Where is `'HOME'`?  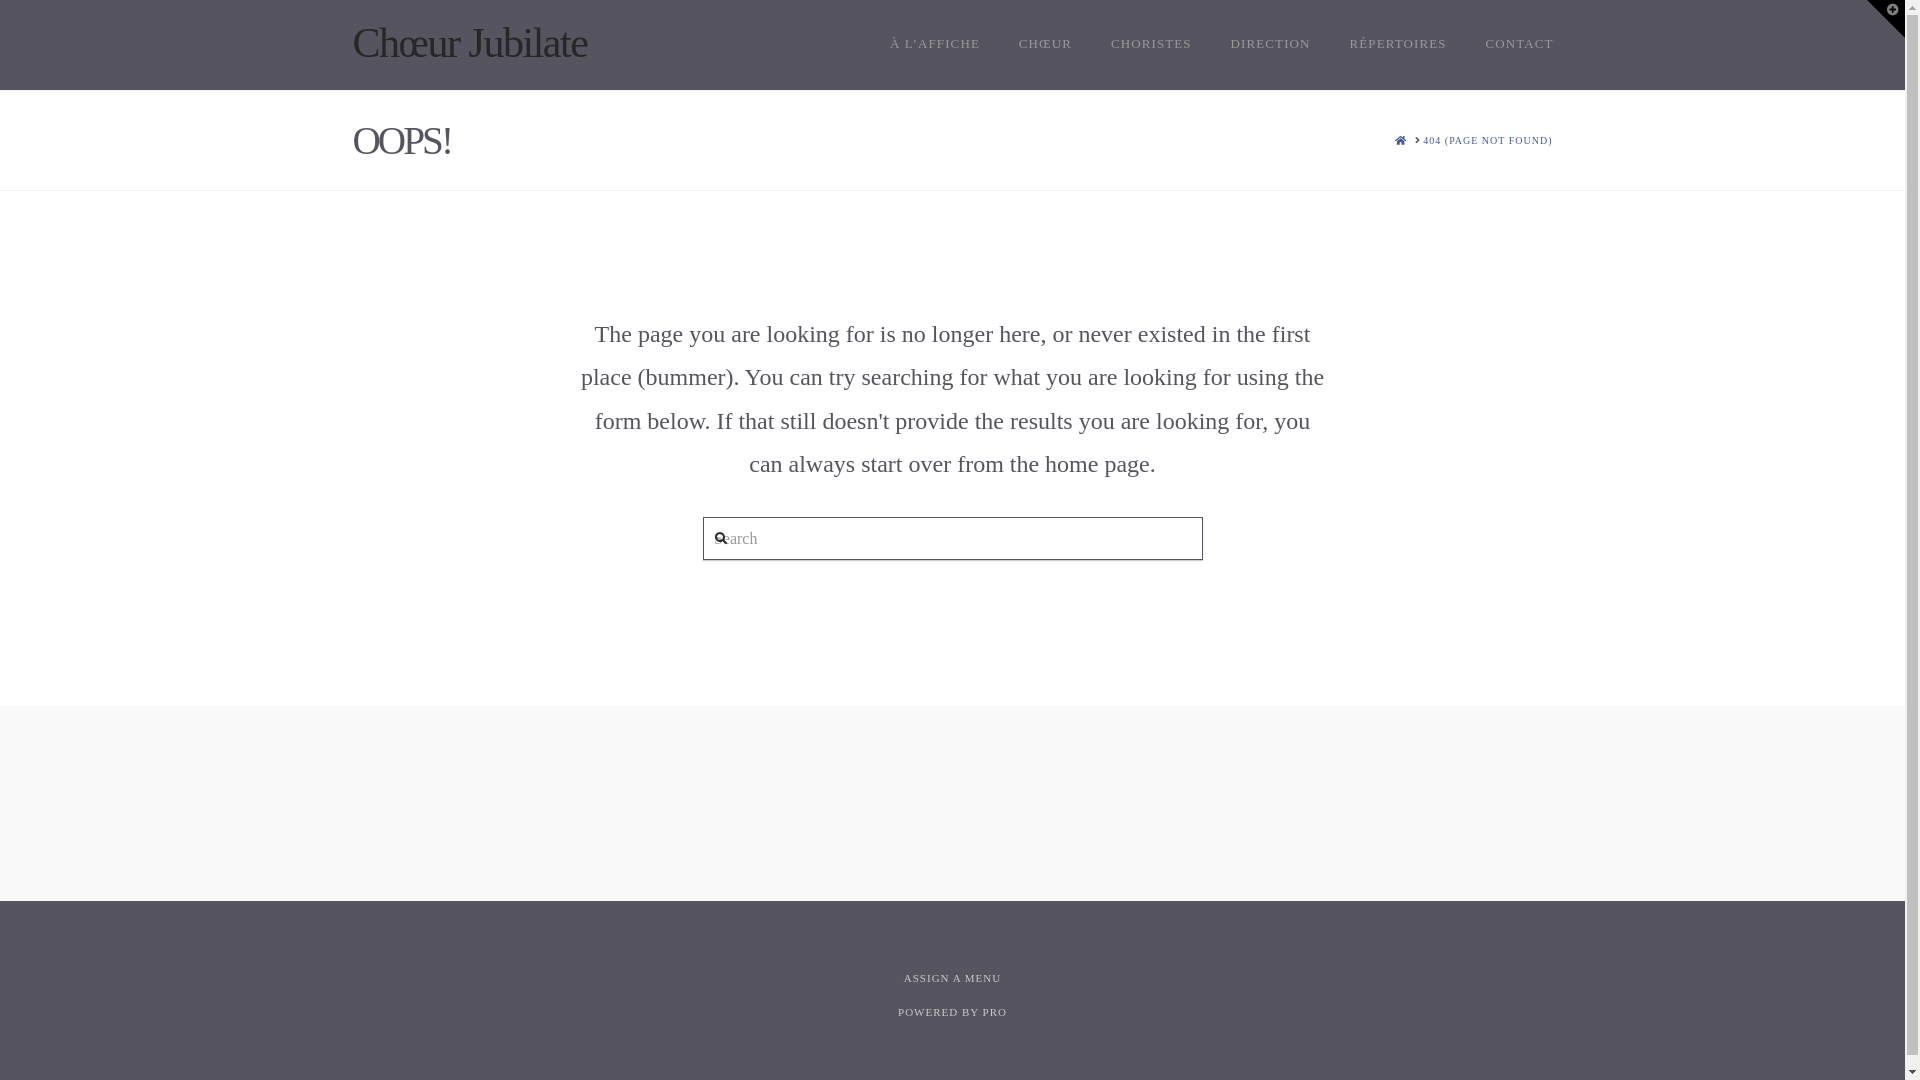 'HOME' is located at coordinates (1394, 139).